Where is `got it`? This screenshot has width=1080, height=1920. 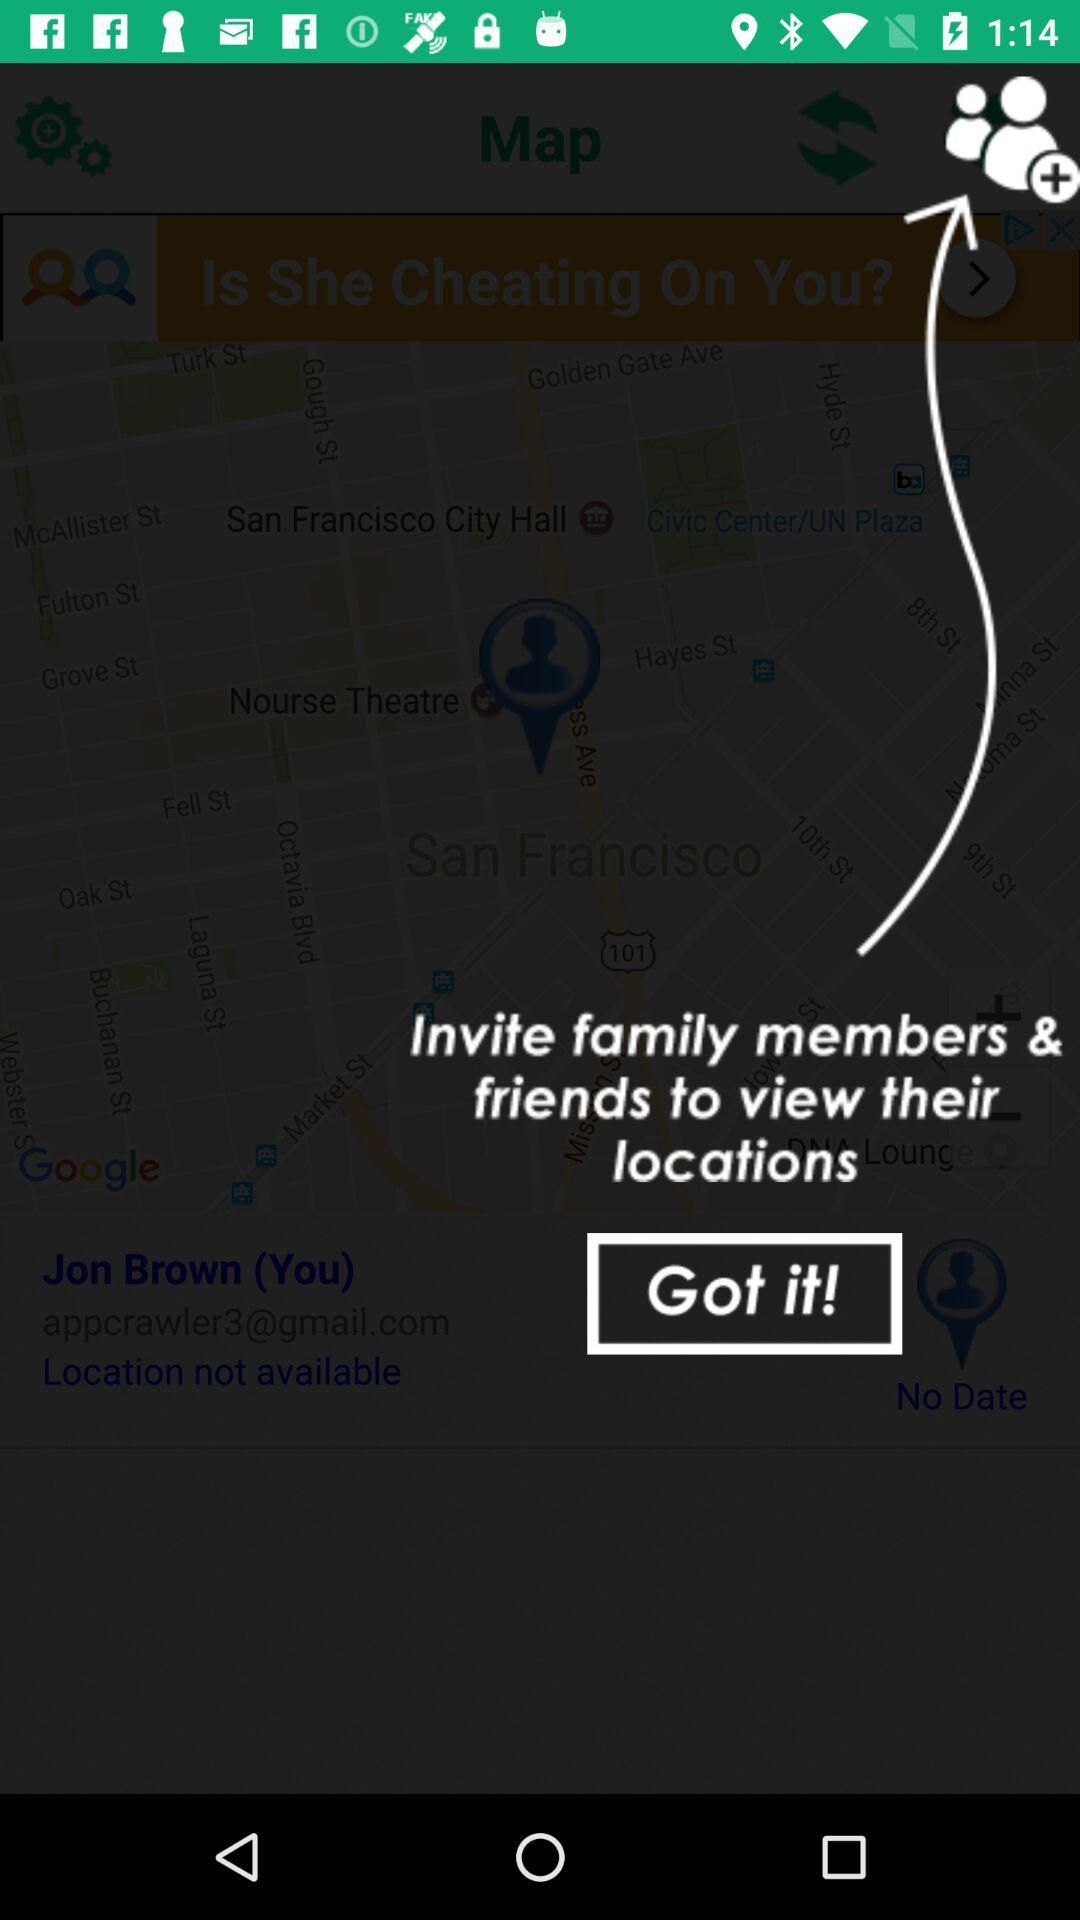 got it is located at coordinates (744, 1293).